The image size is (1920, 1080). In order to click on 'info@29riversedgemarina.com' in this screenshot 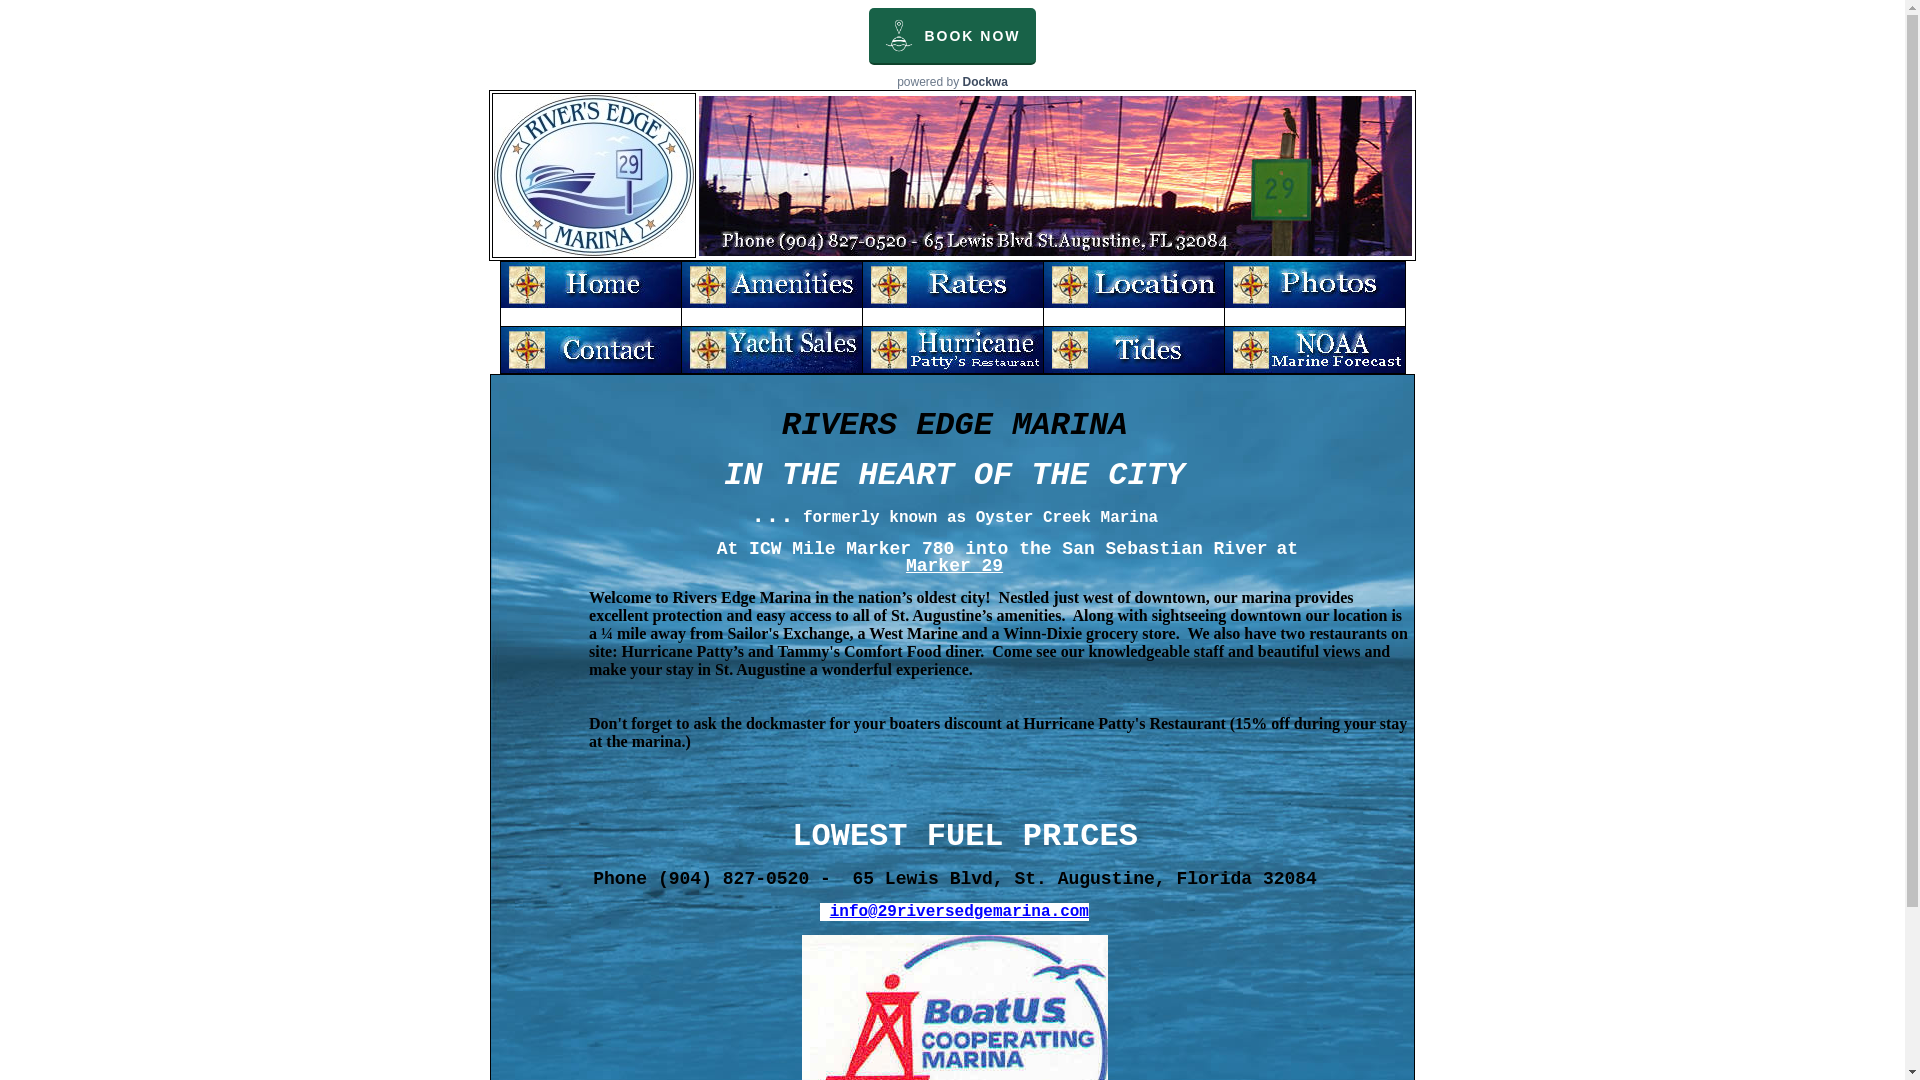, I will do `click(958, 911)`.